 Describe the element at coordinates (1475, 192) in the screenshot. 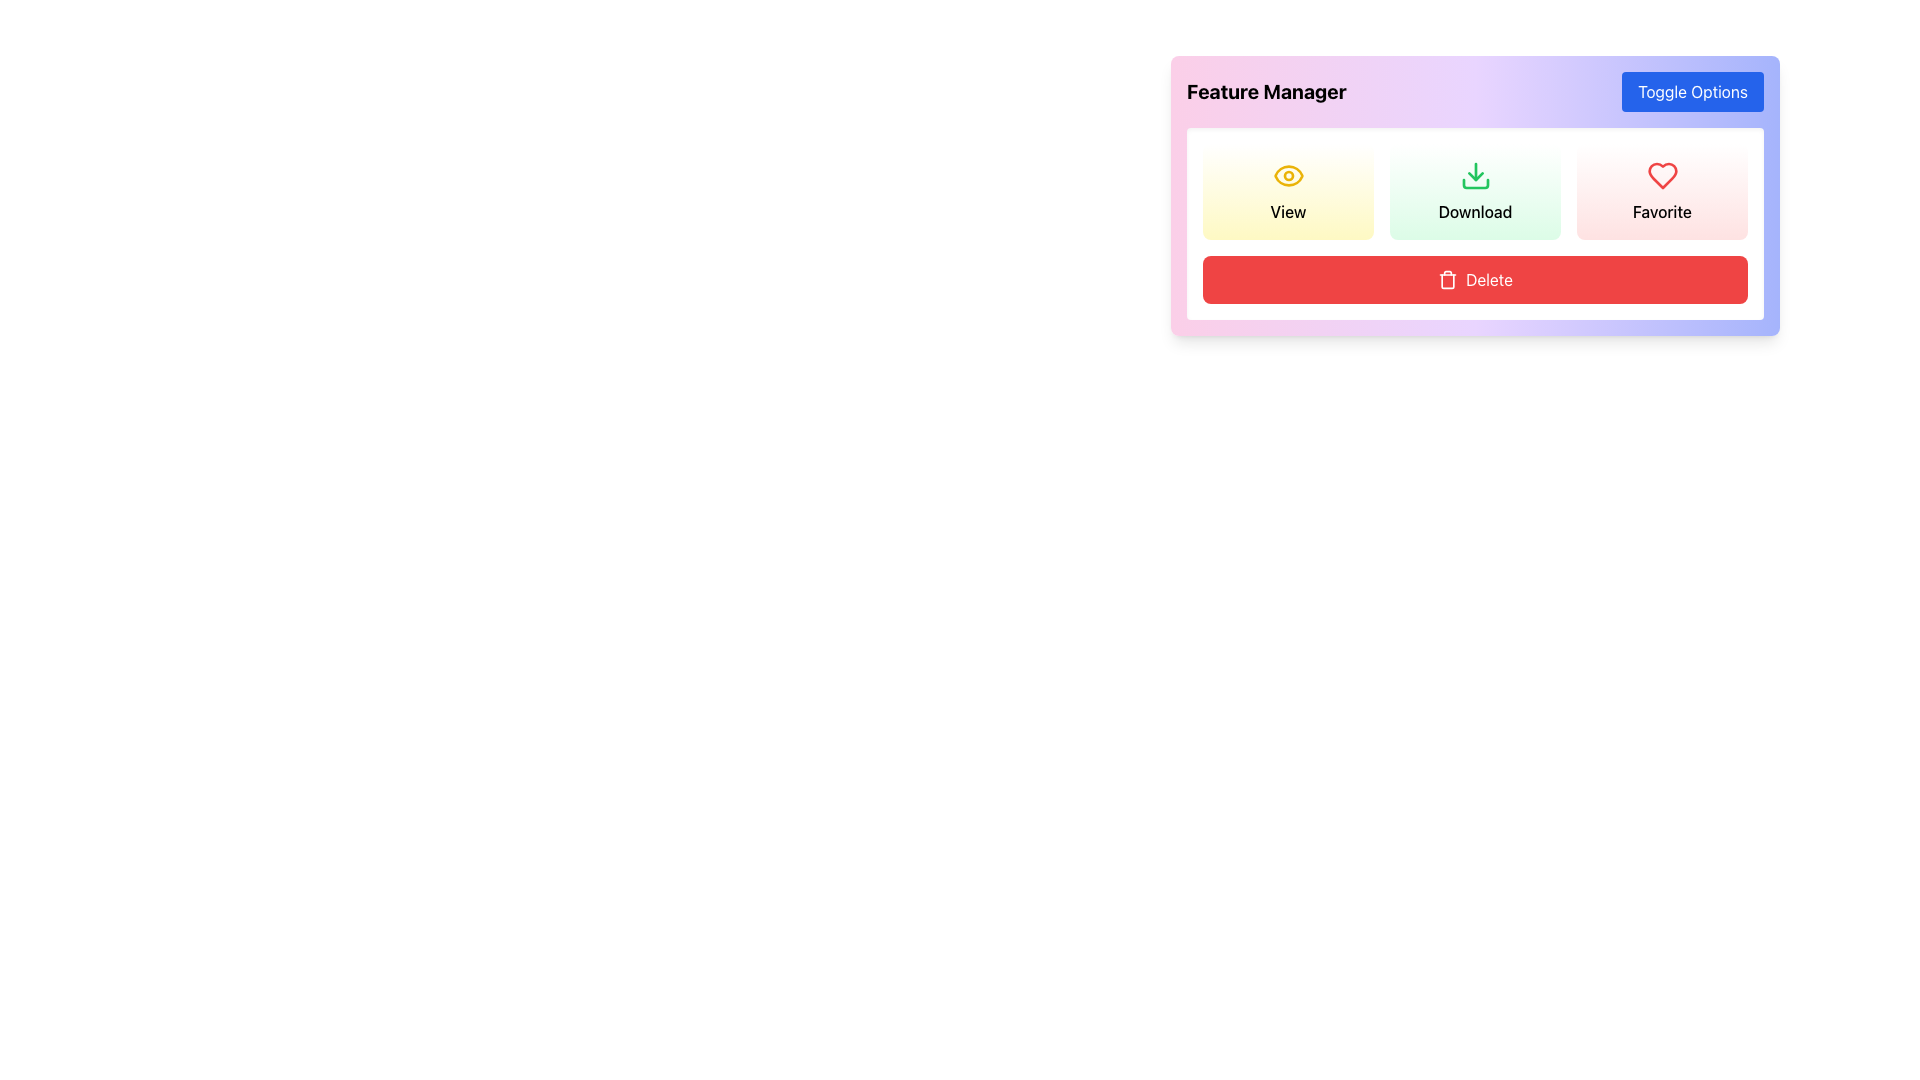

I see `the 'Download' button, which is located in the central column of a grid layout, featuring a green downward arrow icon and a label styled with a green gradient background` at that location.